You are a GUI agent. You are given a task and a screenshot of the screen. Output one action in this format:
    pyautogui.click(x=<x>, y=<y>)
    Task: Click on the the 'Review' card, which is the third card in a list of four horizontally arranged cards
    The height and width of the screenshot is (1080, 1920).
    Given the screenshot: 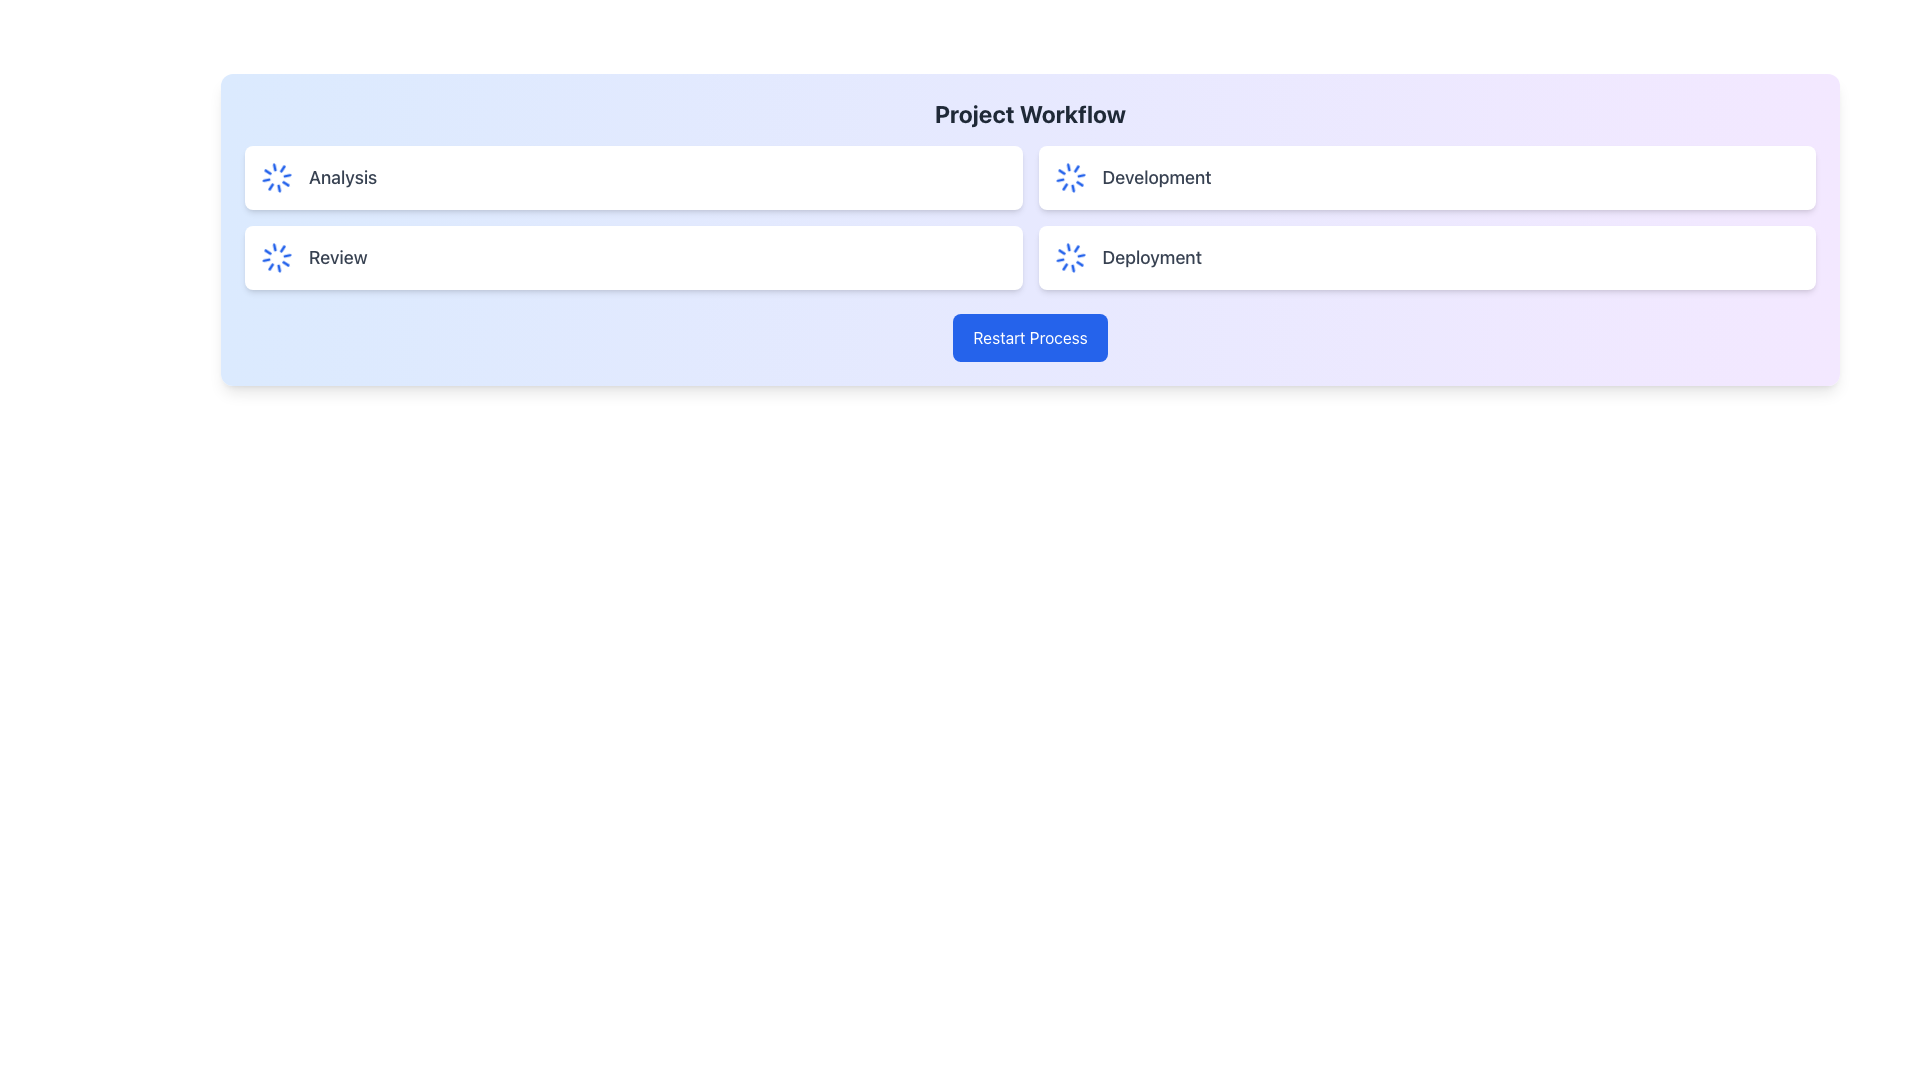 What is the action you would take?
    pyautogui.click(x=632, y=257)
    